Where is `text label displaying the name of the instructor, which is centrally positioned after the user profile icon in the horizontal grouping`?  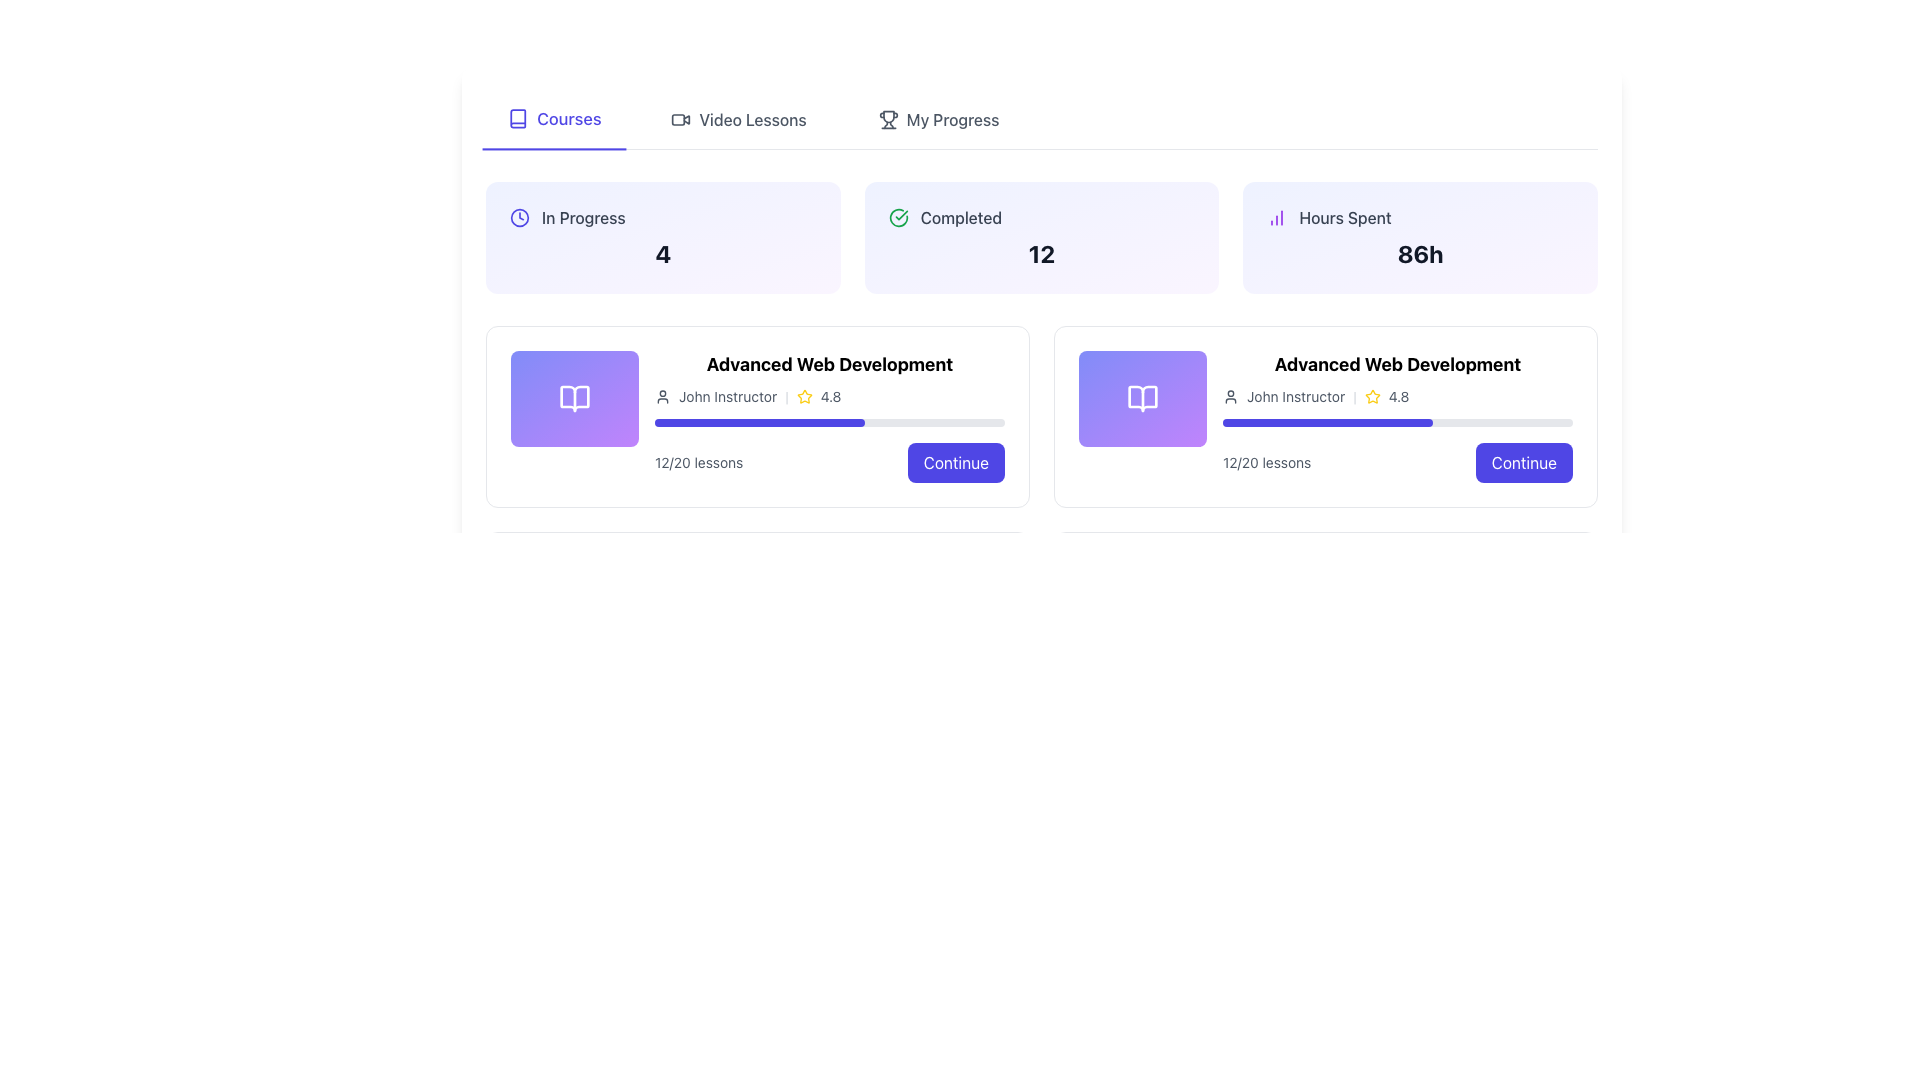
text label displaying the name of the instructor, which is centrally positioned after the user profile icon in the horizontal grouping is located at coordinates (727, 397).